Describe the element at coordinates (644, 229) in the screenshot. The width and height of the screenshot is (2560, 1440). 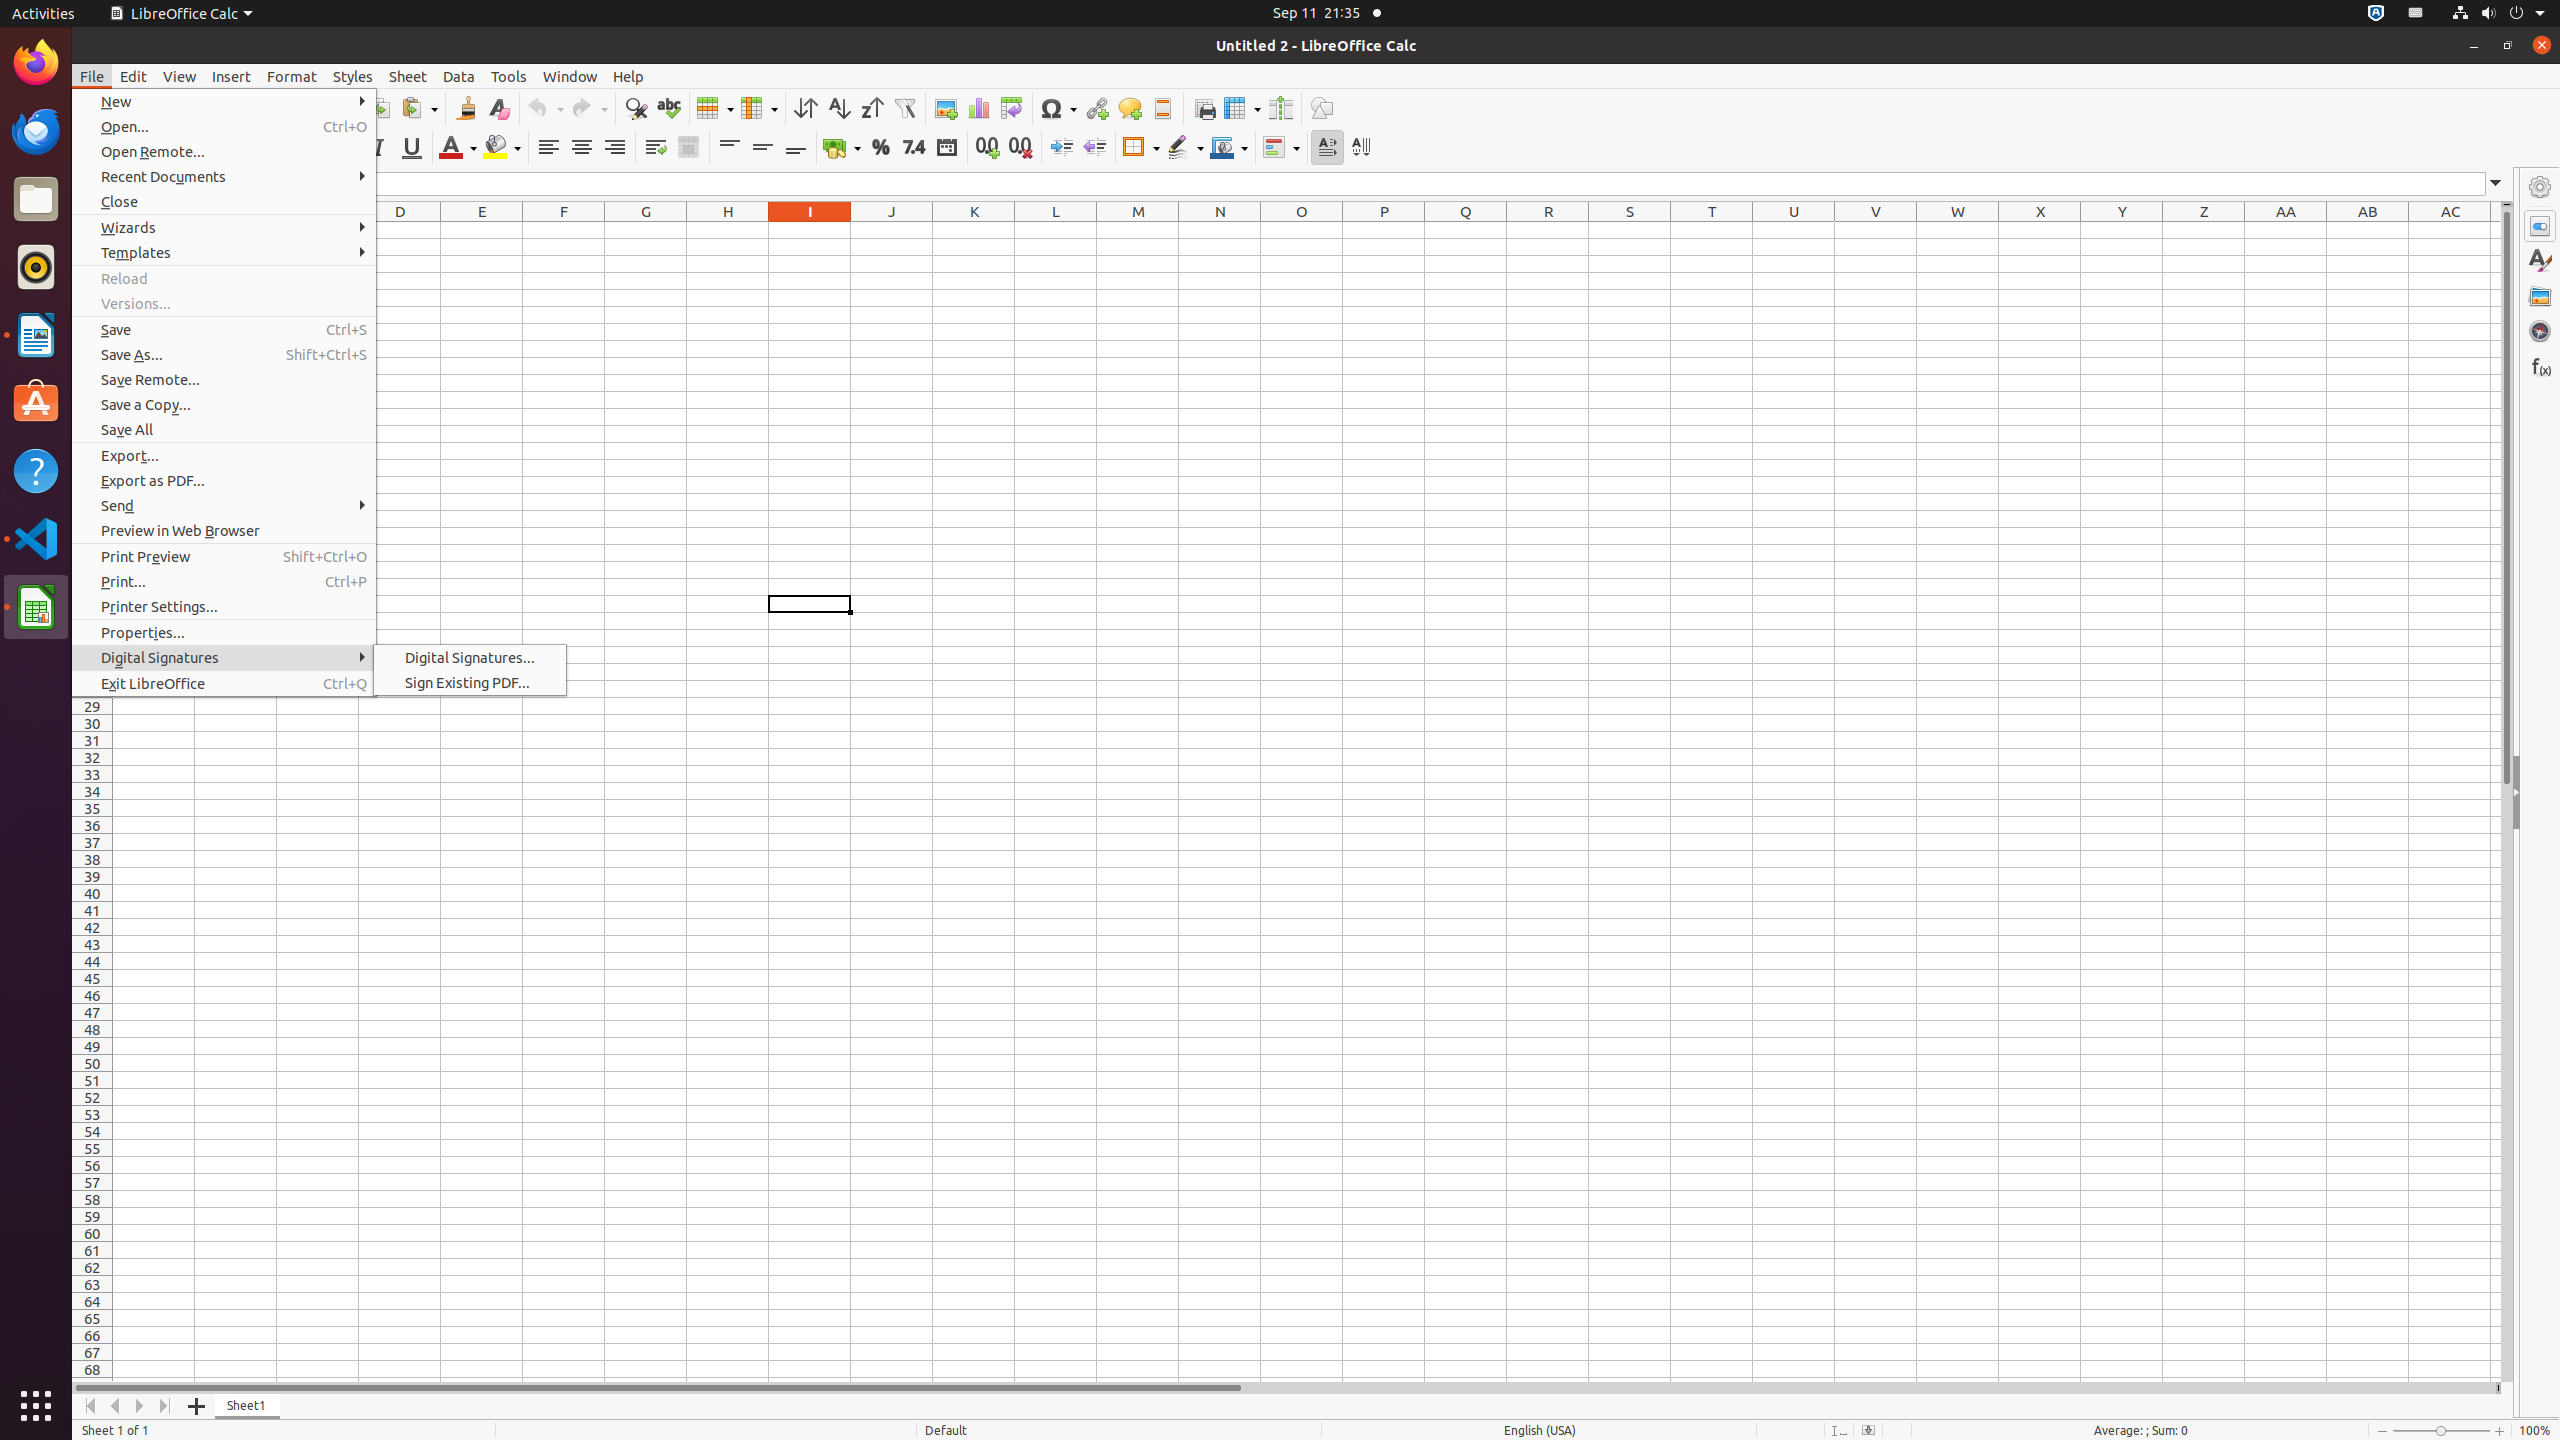
I see `'G1'` at that location.